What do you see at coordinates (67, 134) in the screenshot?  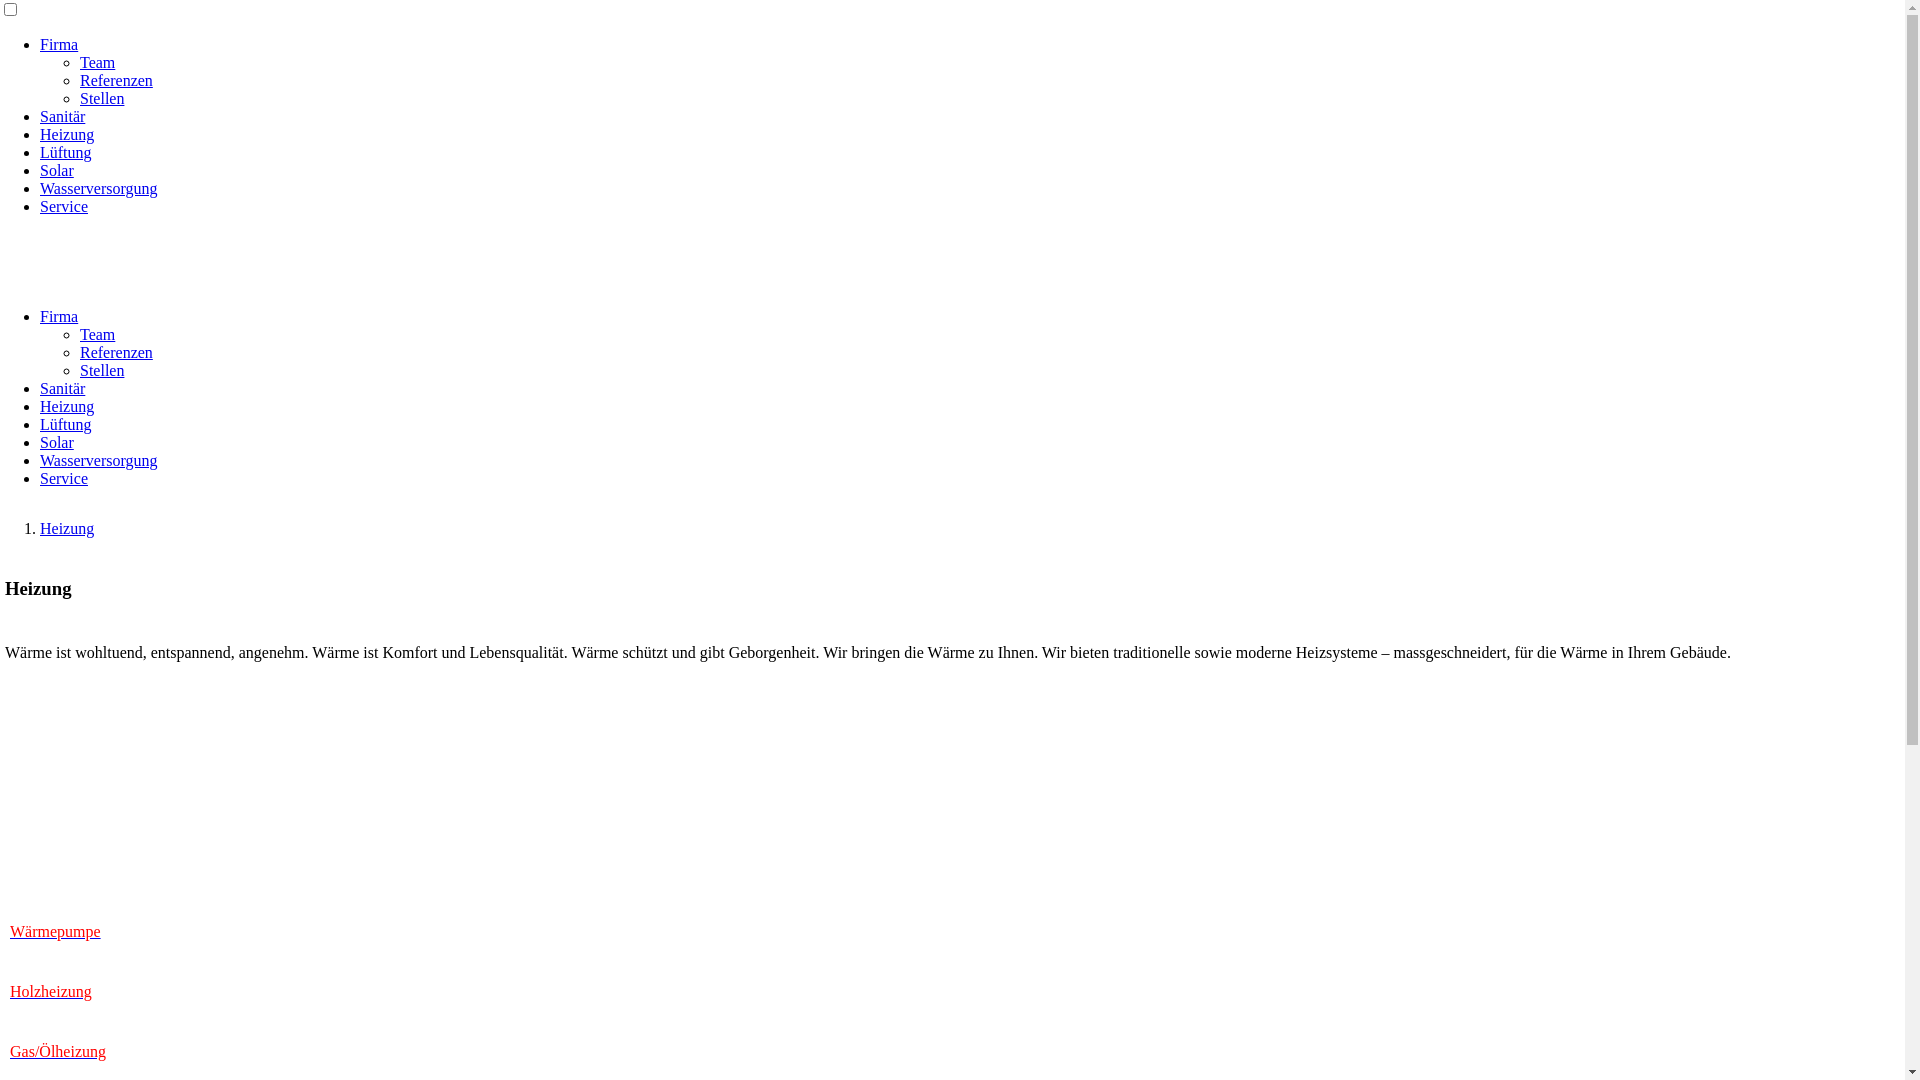 I see `'Heizung'` at bounding box center [67, 134].